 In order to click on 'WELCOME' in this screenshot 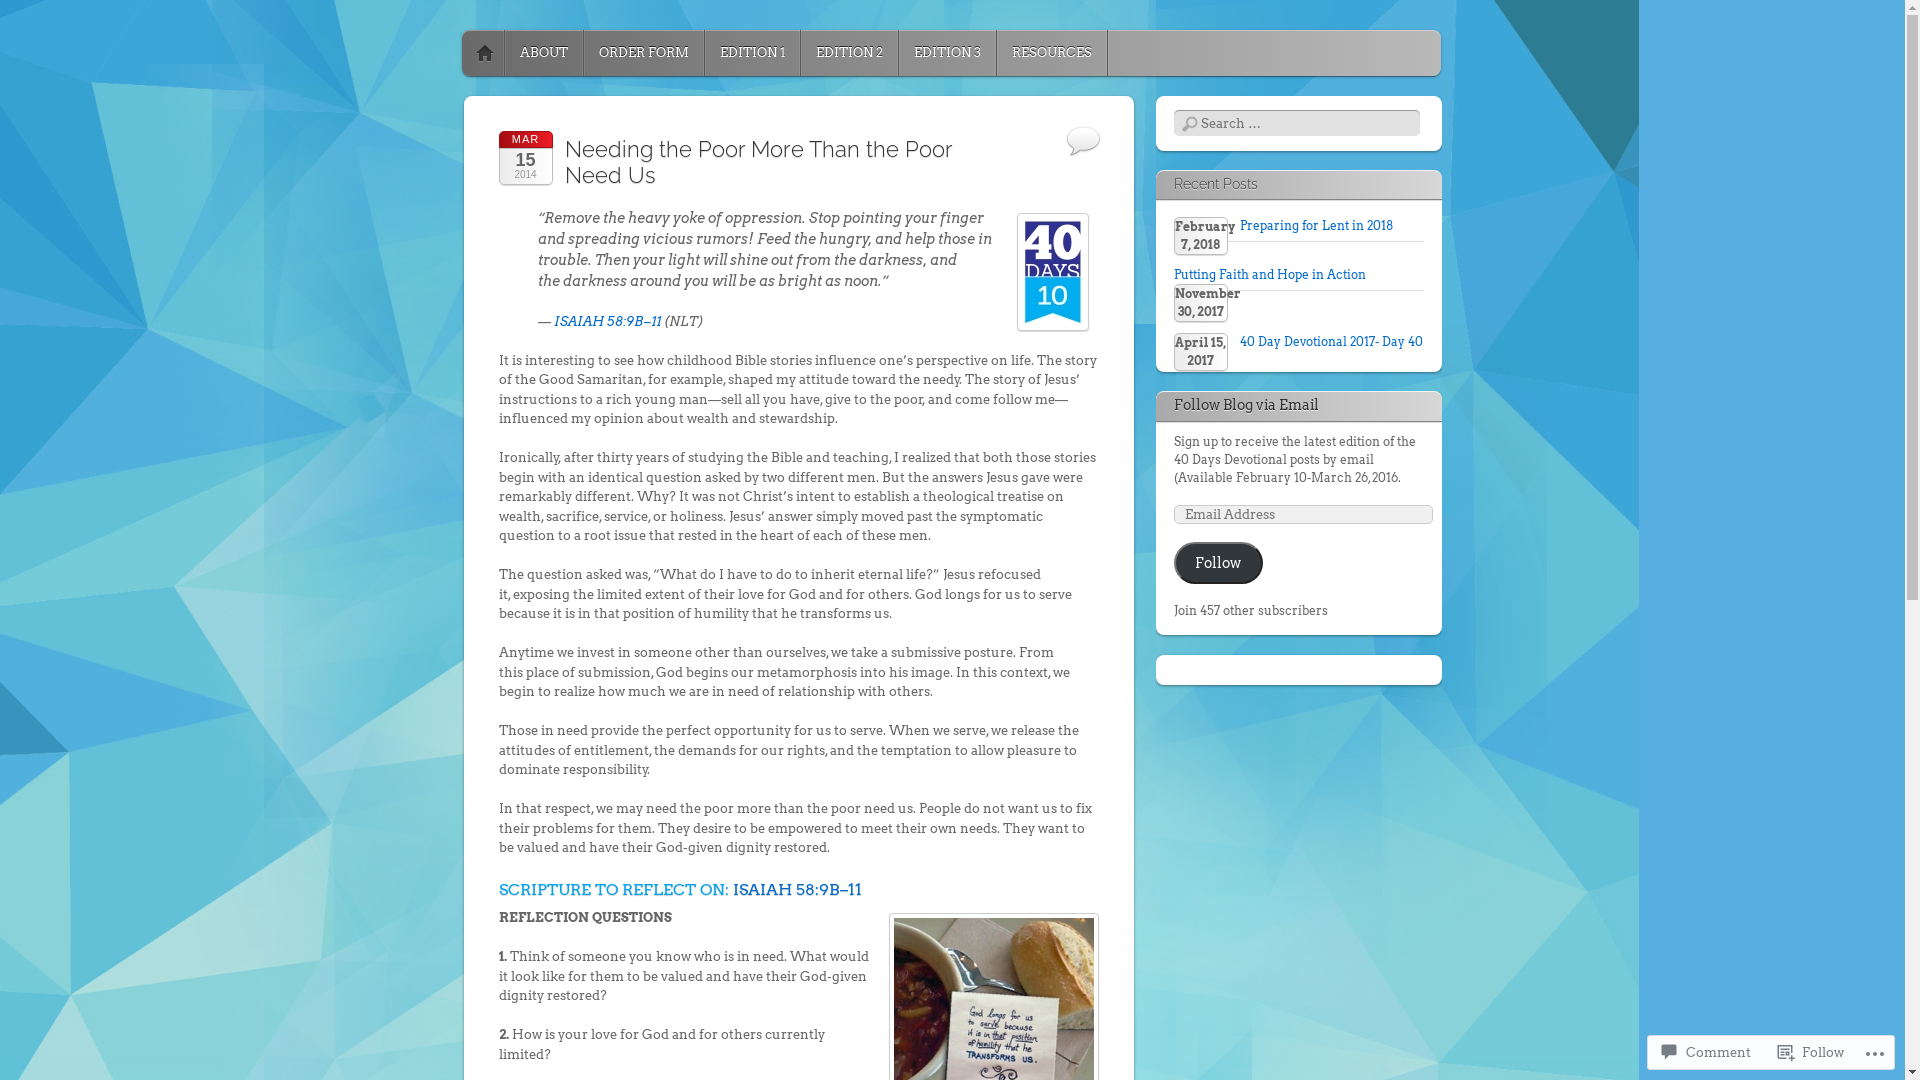, I will do `click(484, 52)`.